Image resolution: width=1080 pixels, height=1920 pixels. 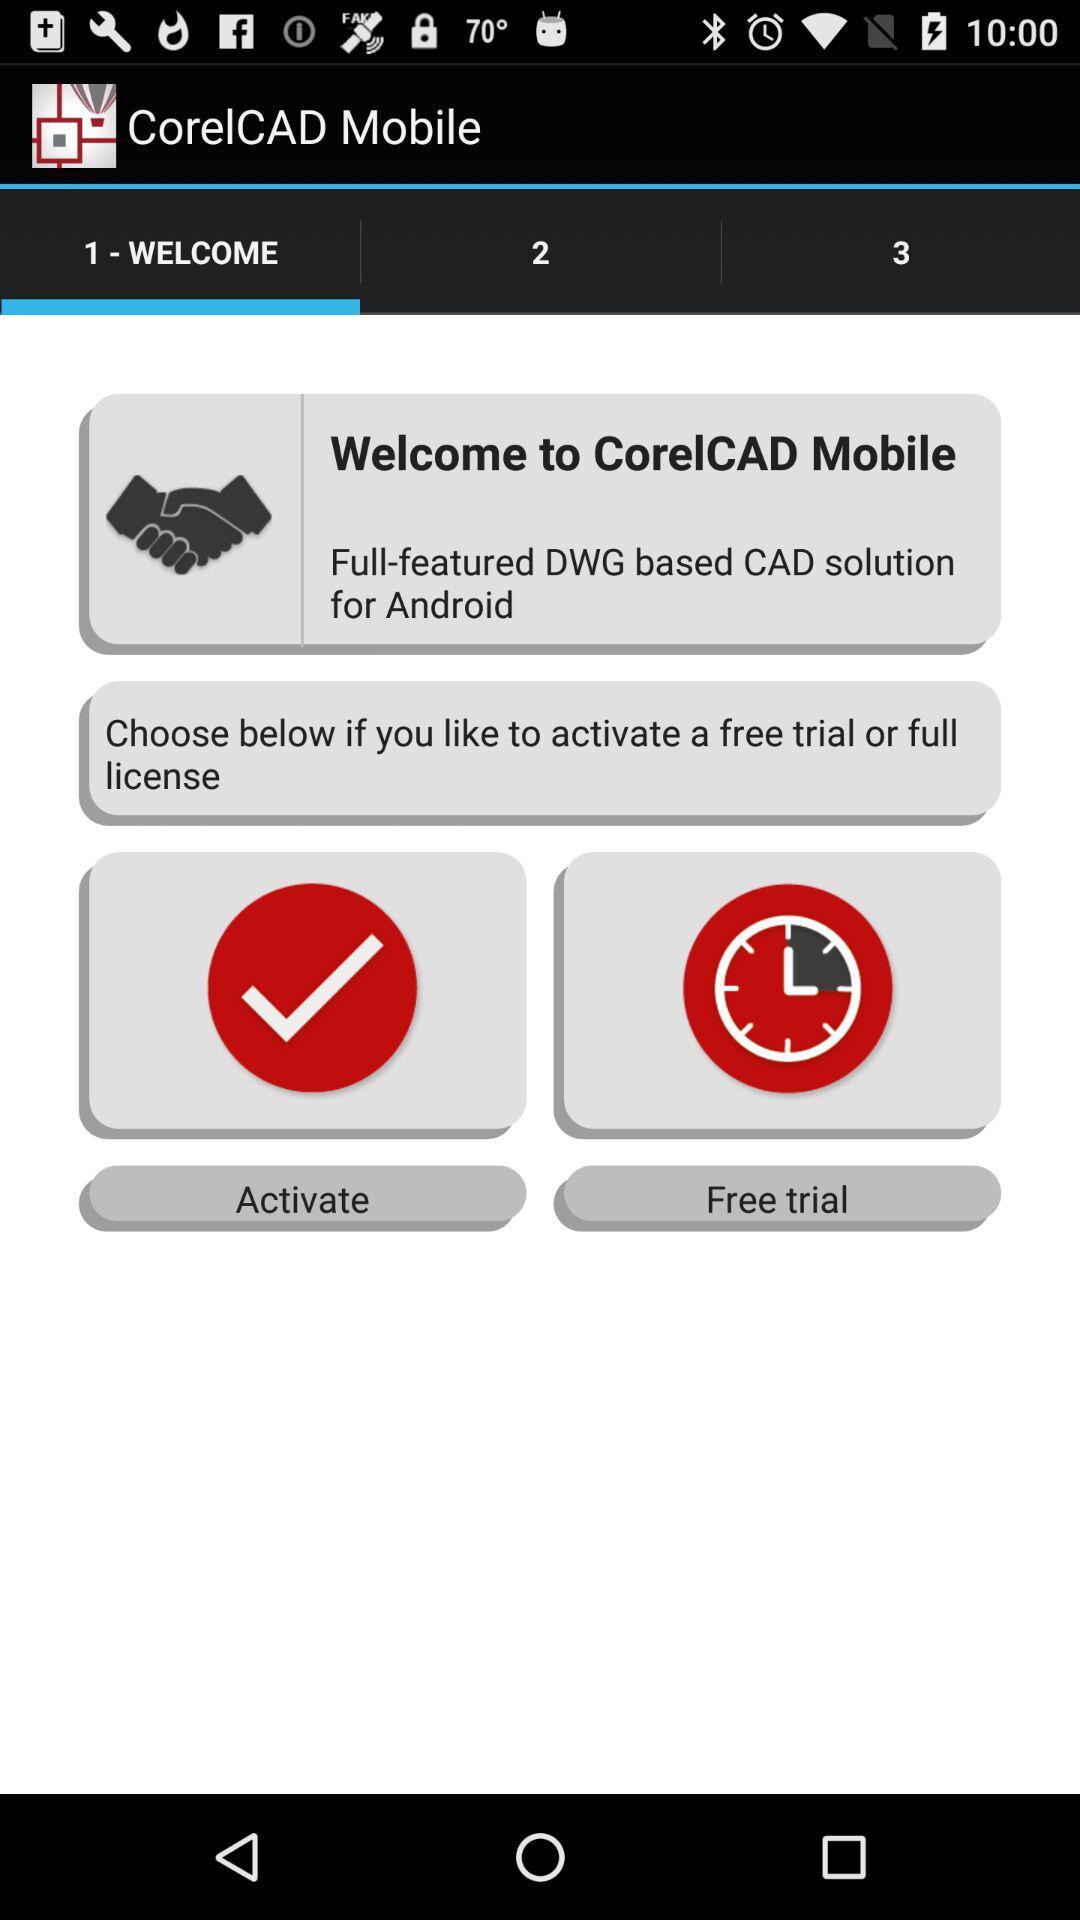 I want to click on the button beside activate, so click(x=776, y=1199).